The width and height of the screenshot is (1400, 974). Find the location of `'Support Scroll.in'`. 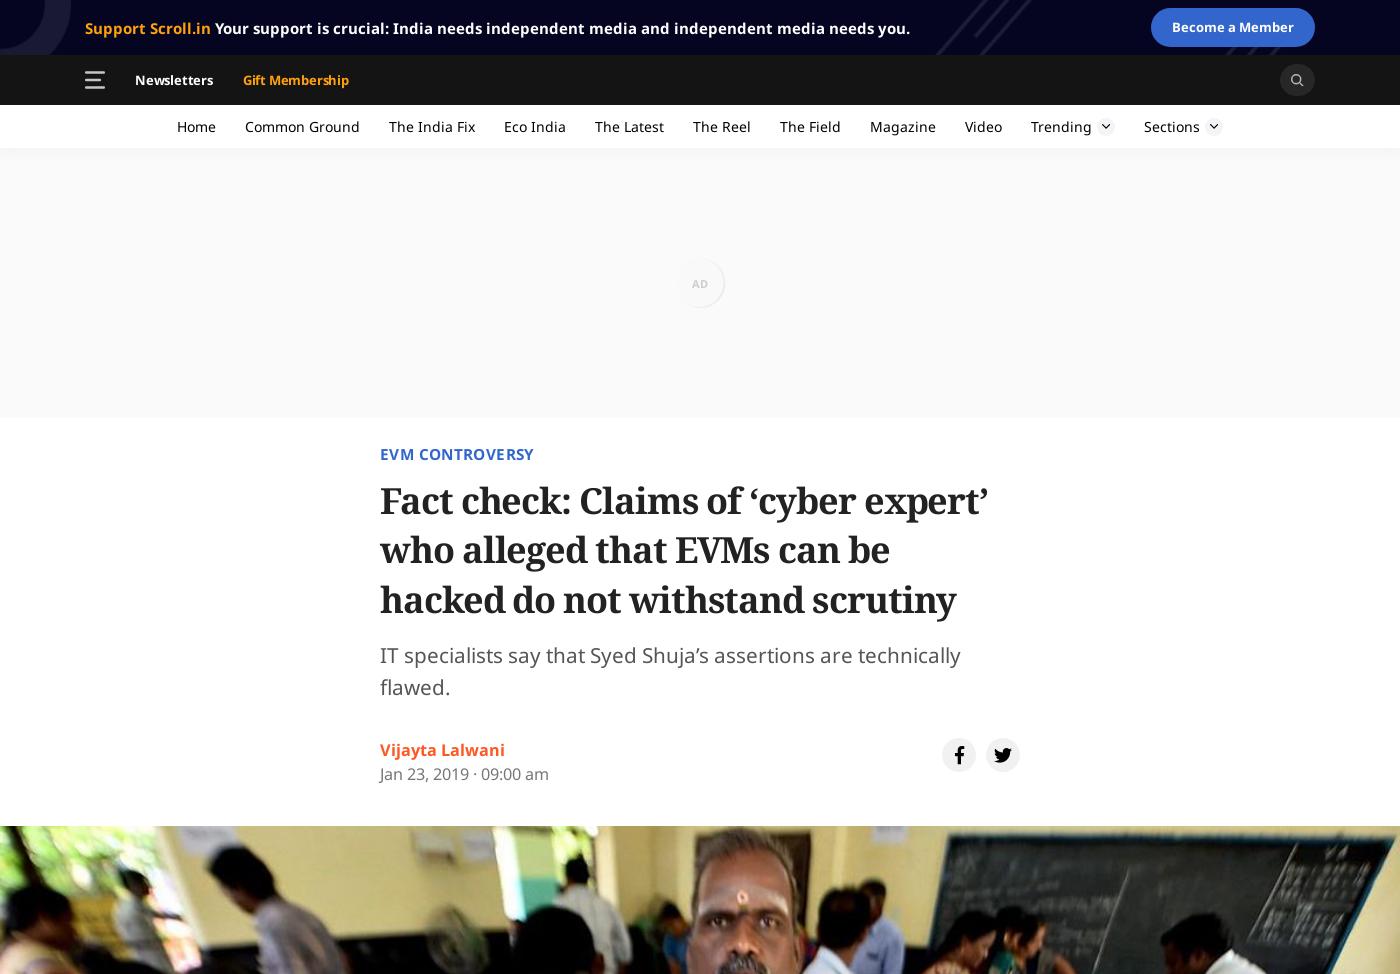

'Support Scroll.in' is located at coordinates (147, 26).